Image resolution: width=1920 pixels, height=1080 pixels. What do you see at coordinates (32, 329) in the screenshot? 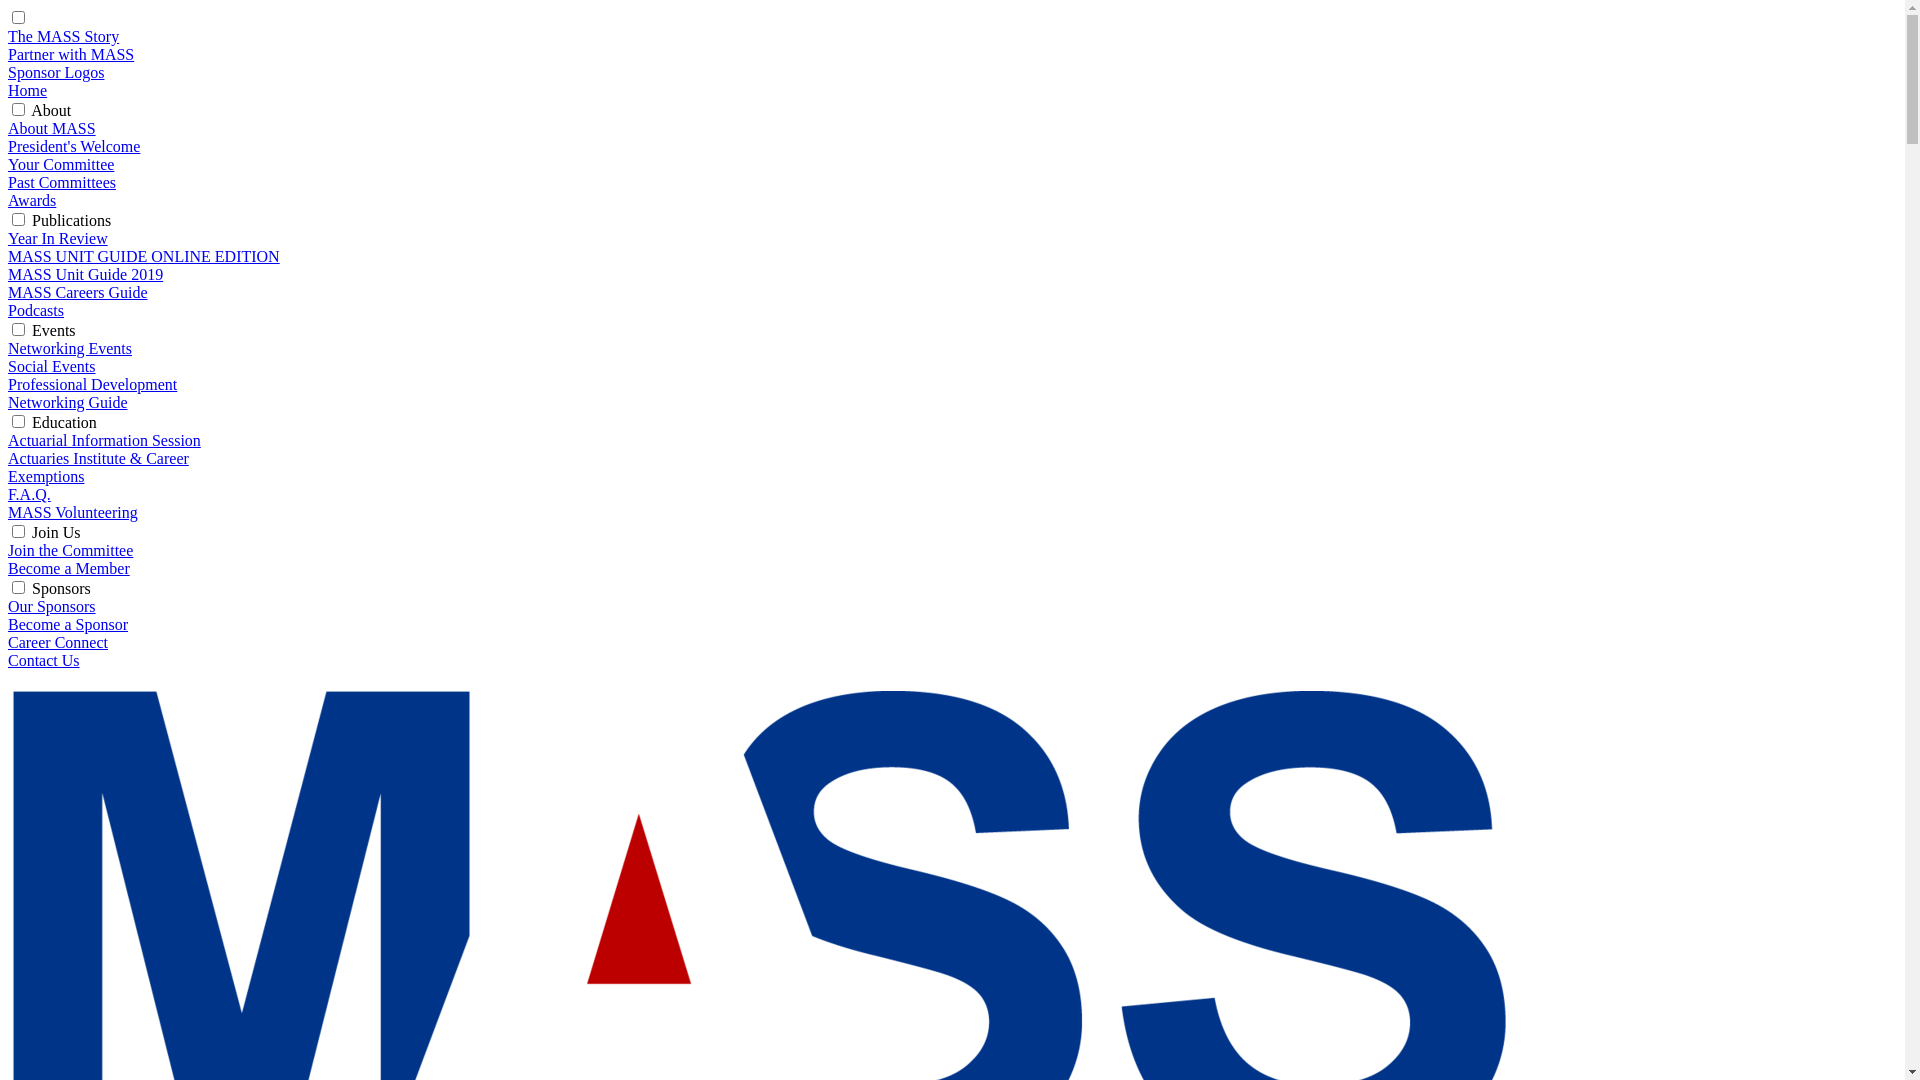
I see `'Events'` at bounding box center [32, 329].